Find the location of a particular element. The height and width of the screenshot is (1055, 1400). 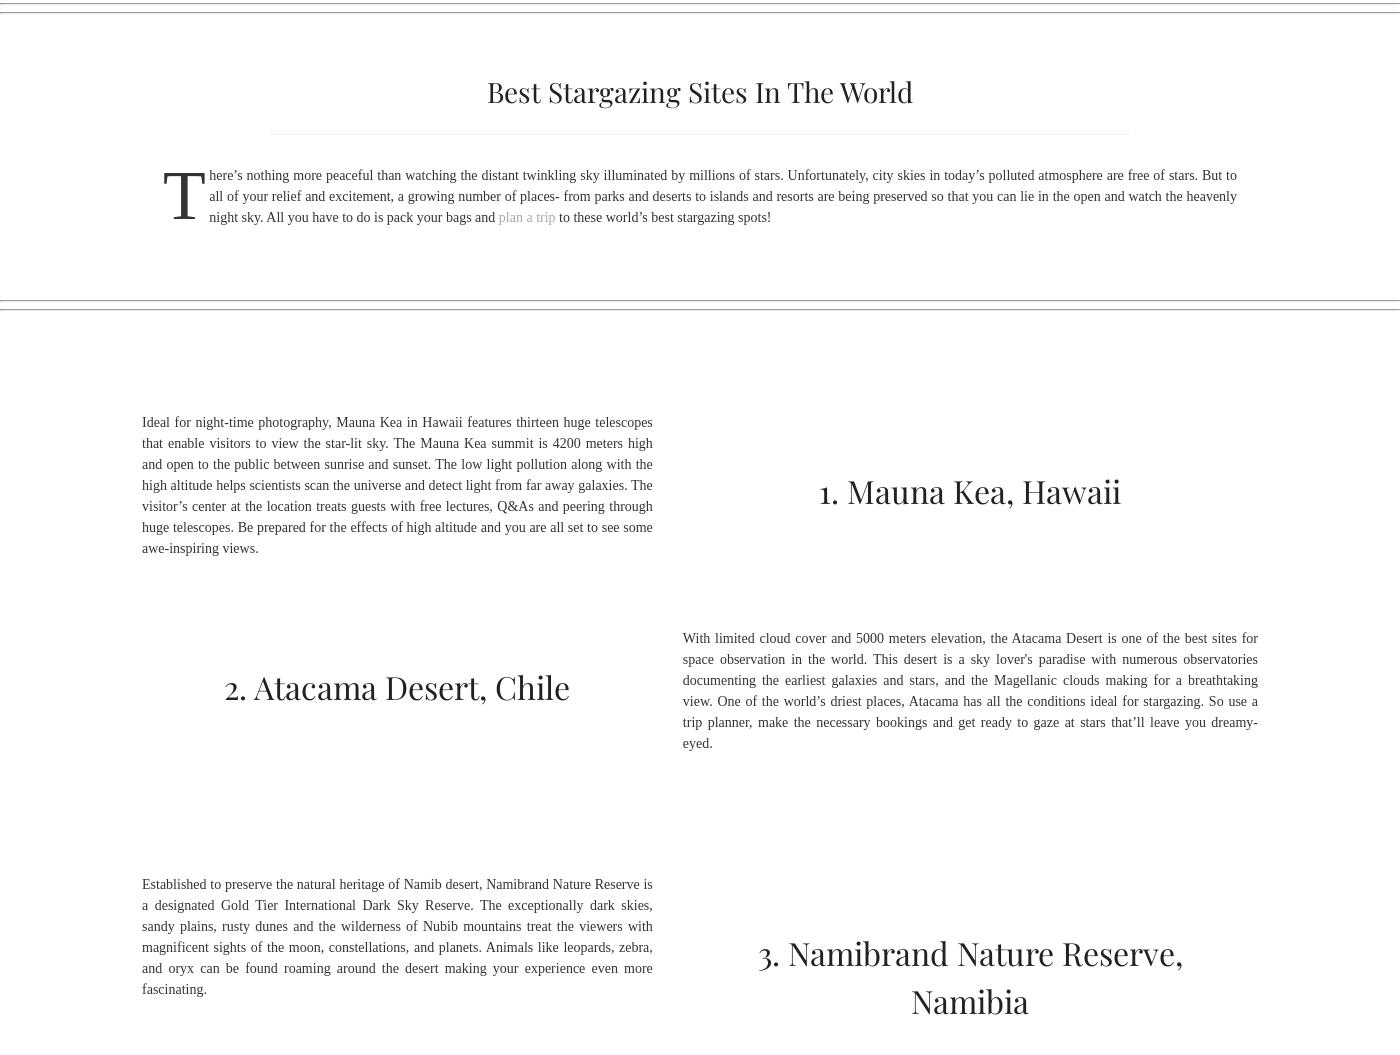

'to these world’s best stargazing spots!' is located at coordinates (554, 215).